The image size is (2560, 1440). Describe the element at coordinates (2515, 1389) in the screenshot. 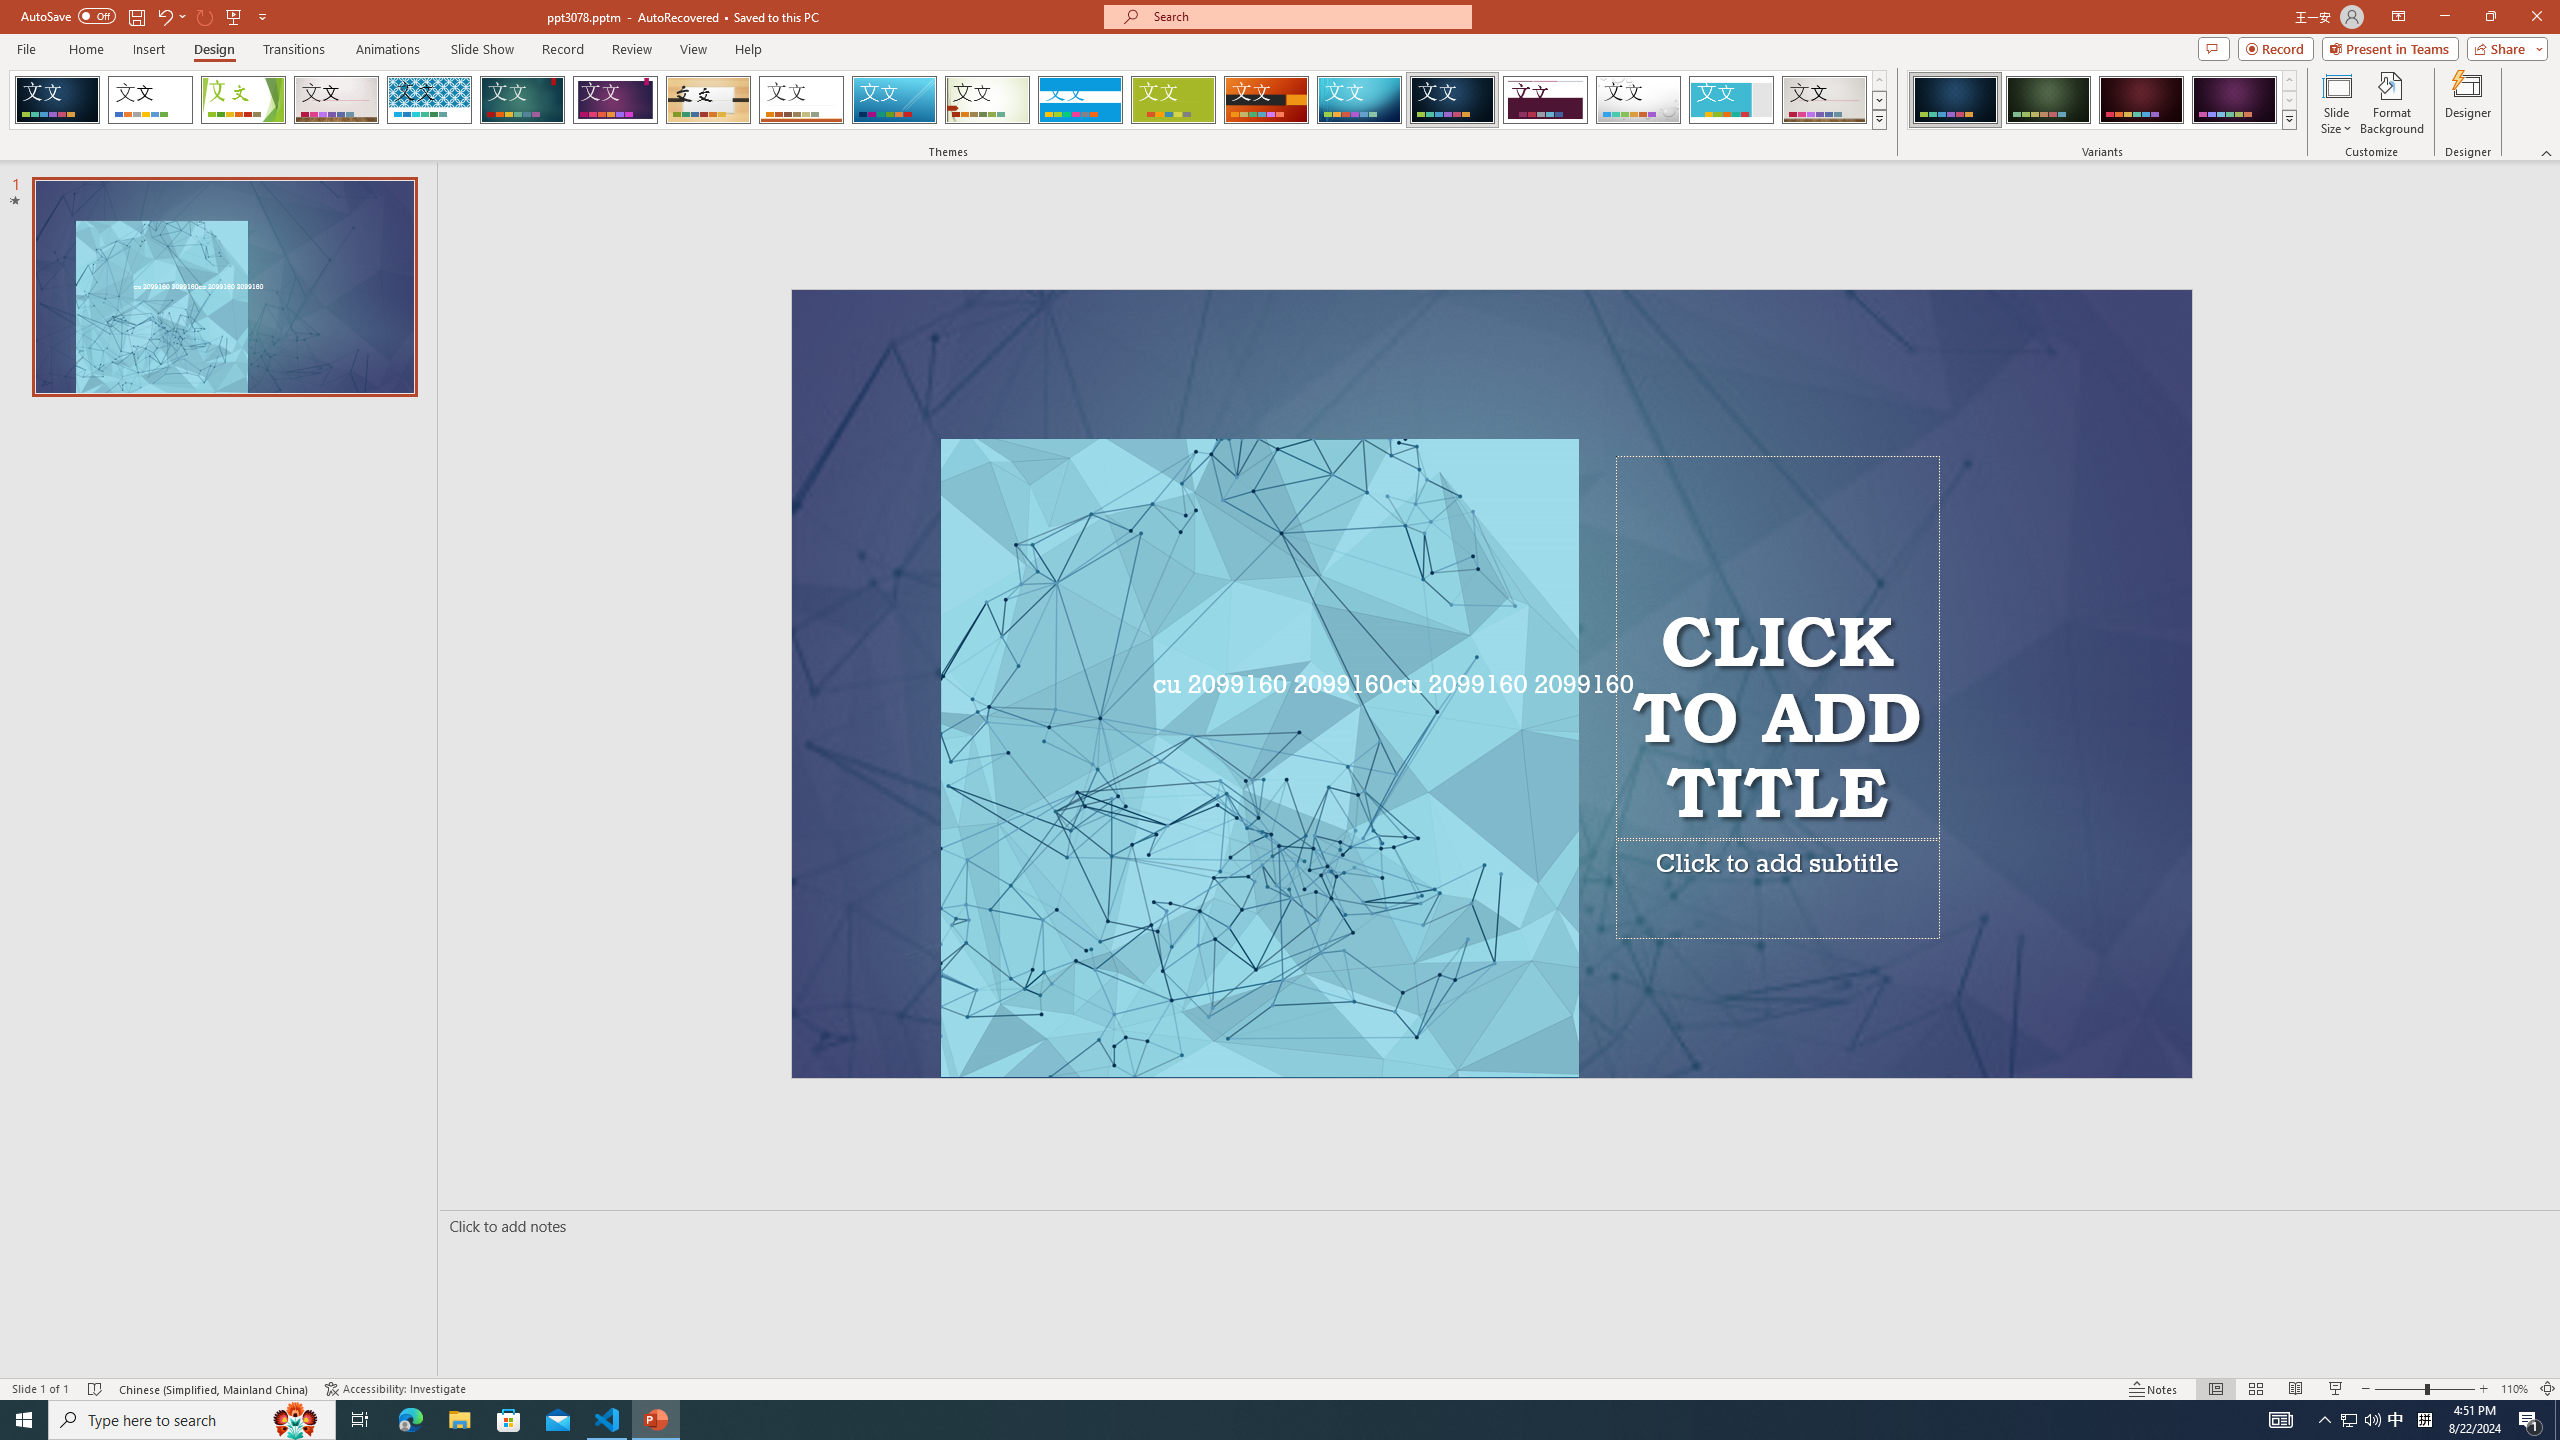

I see `'Zoom 110%'` at that location.